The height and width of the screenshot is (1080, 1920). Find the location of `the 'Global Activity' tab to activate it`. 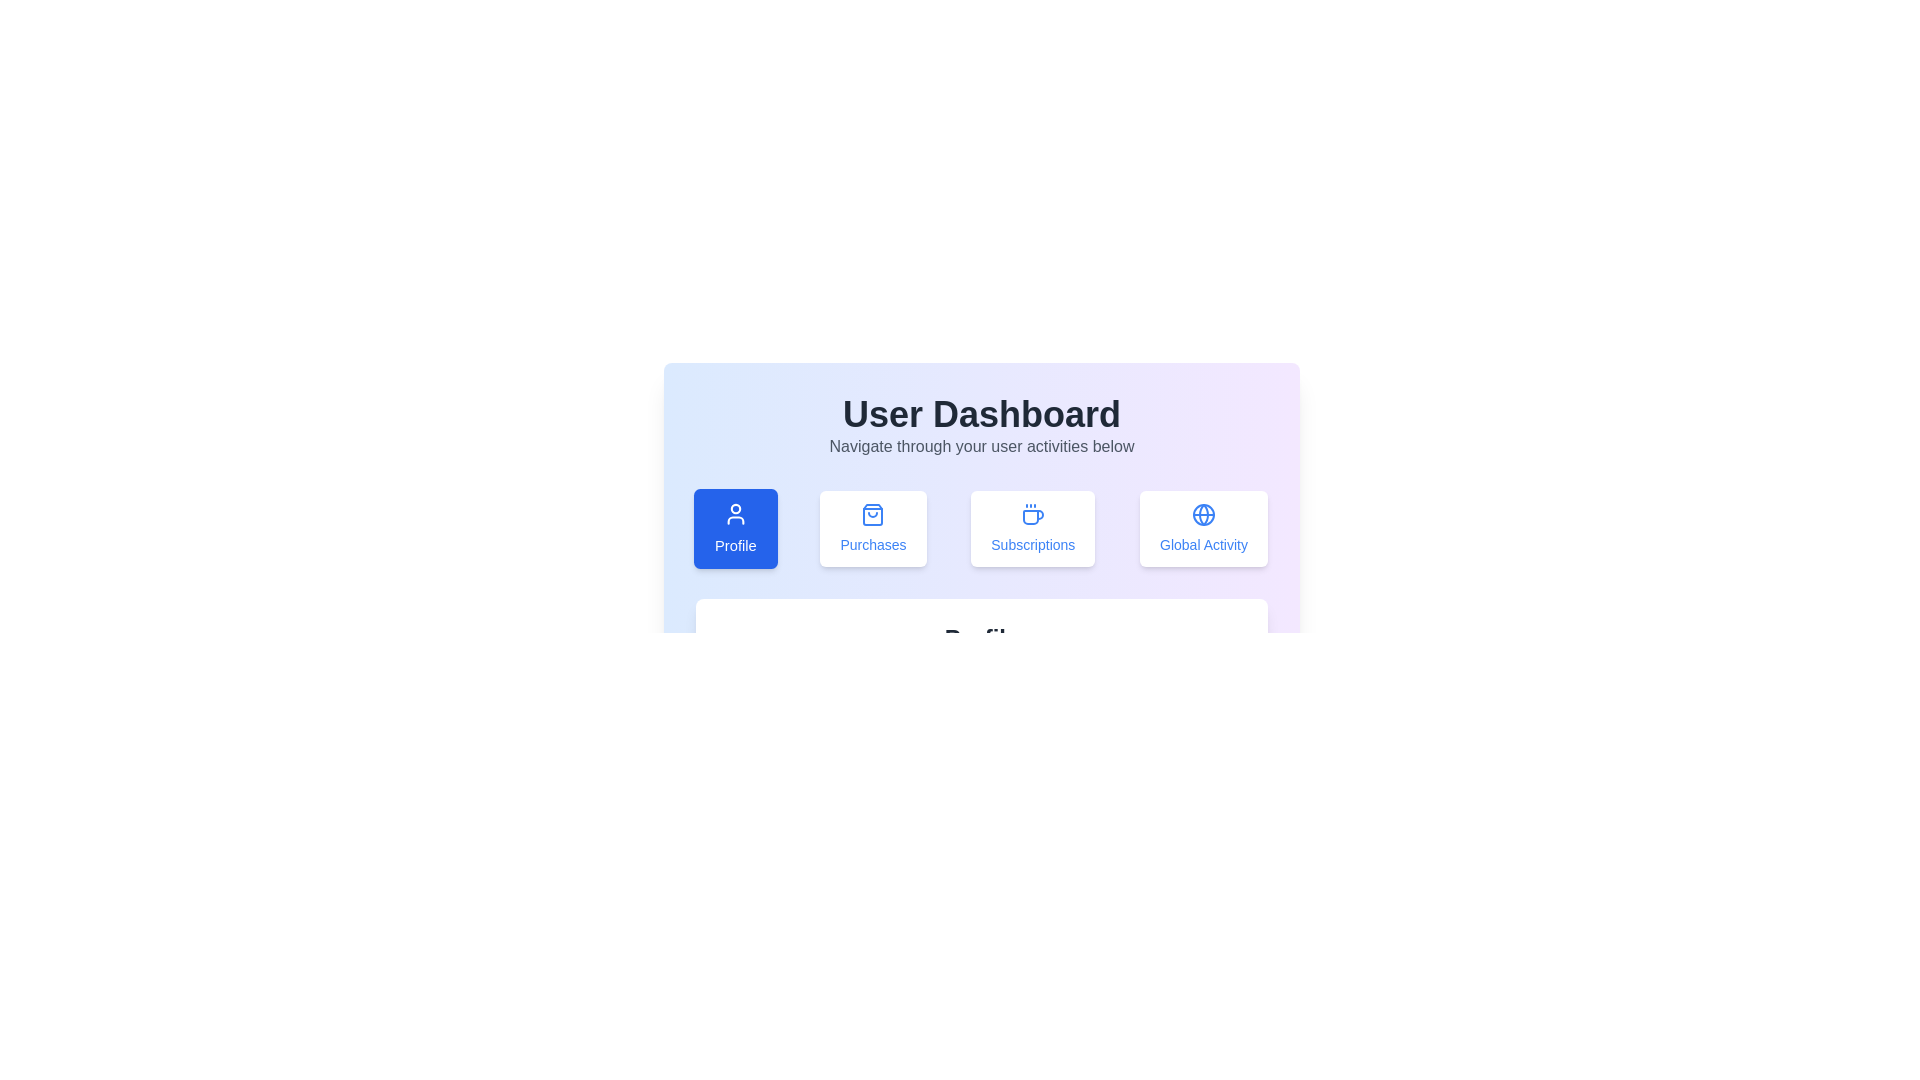

the 'Global Activity' tab to activate it is located at coordinates (1203, 527).